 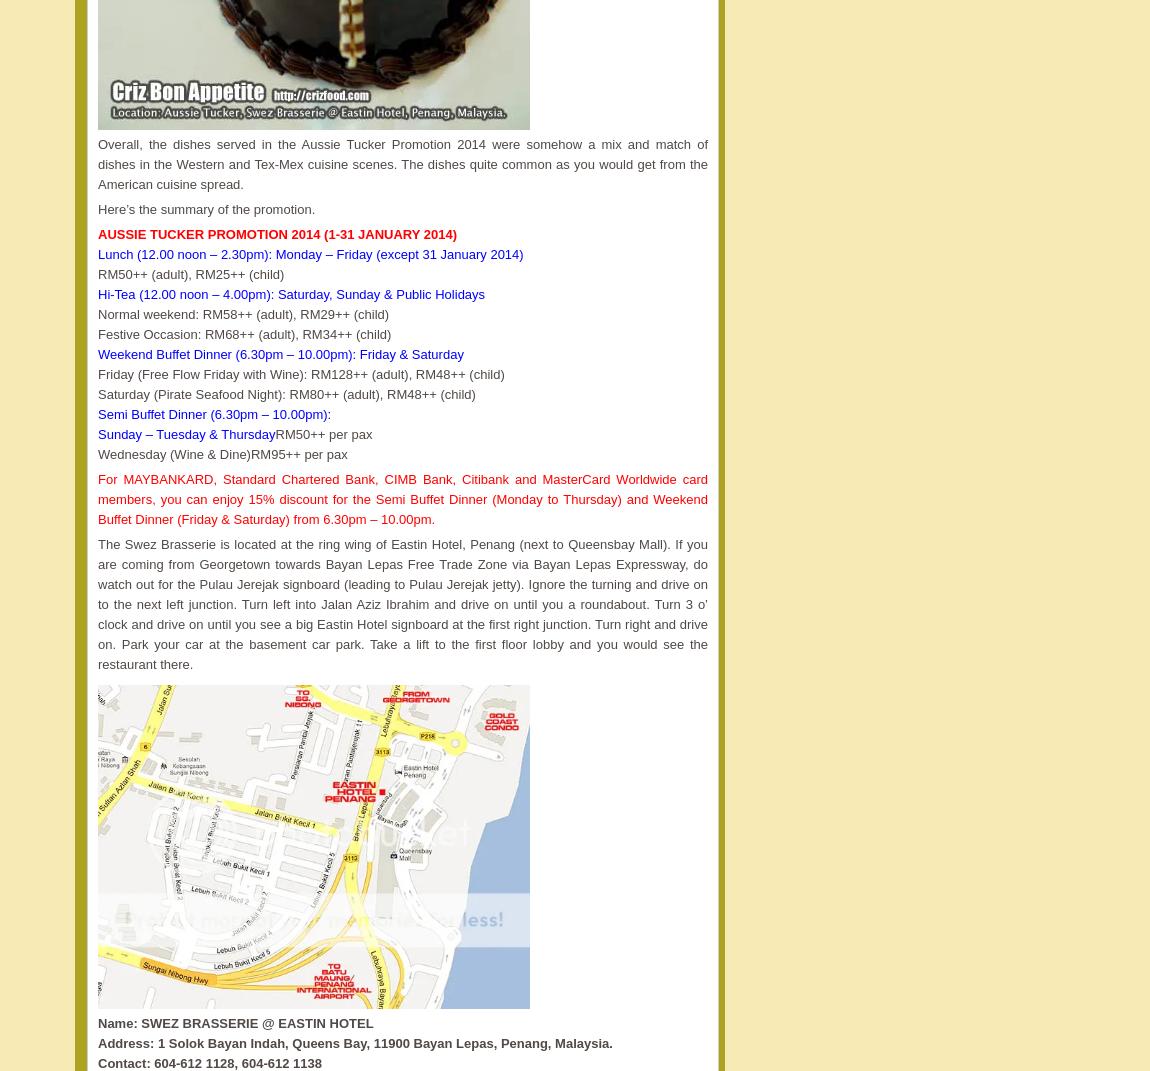 What do you see at coordinates (276, 234) in the screenshot?
I see `'AUSSIE TUCKER PROMOTION 2014 (1-31 JANUARY 2014)'` at bounding box center [276, 234].